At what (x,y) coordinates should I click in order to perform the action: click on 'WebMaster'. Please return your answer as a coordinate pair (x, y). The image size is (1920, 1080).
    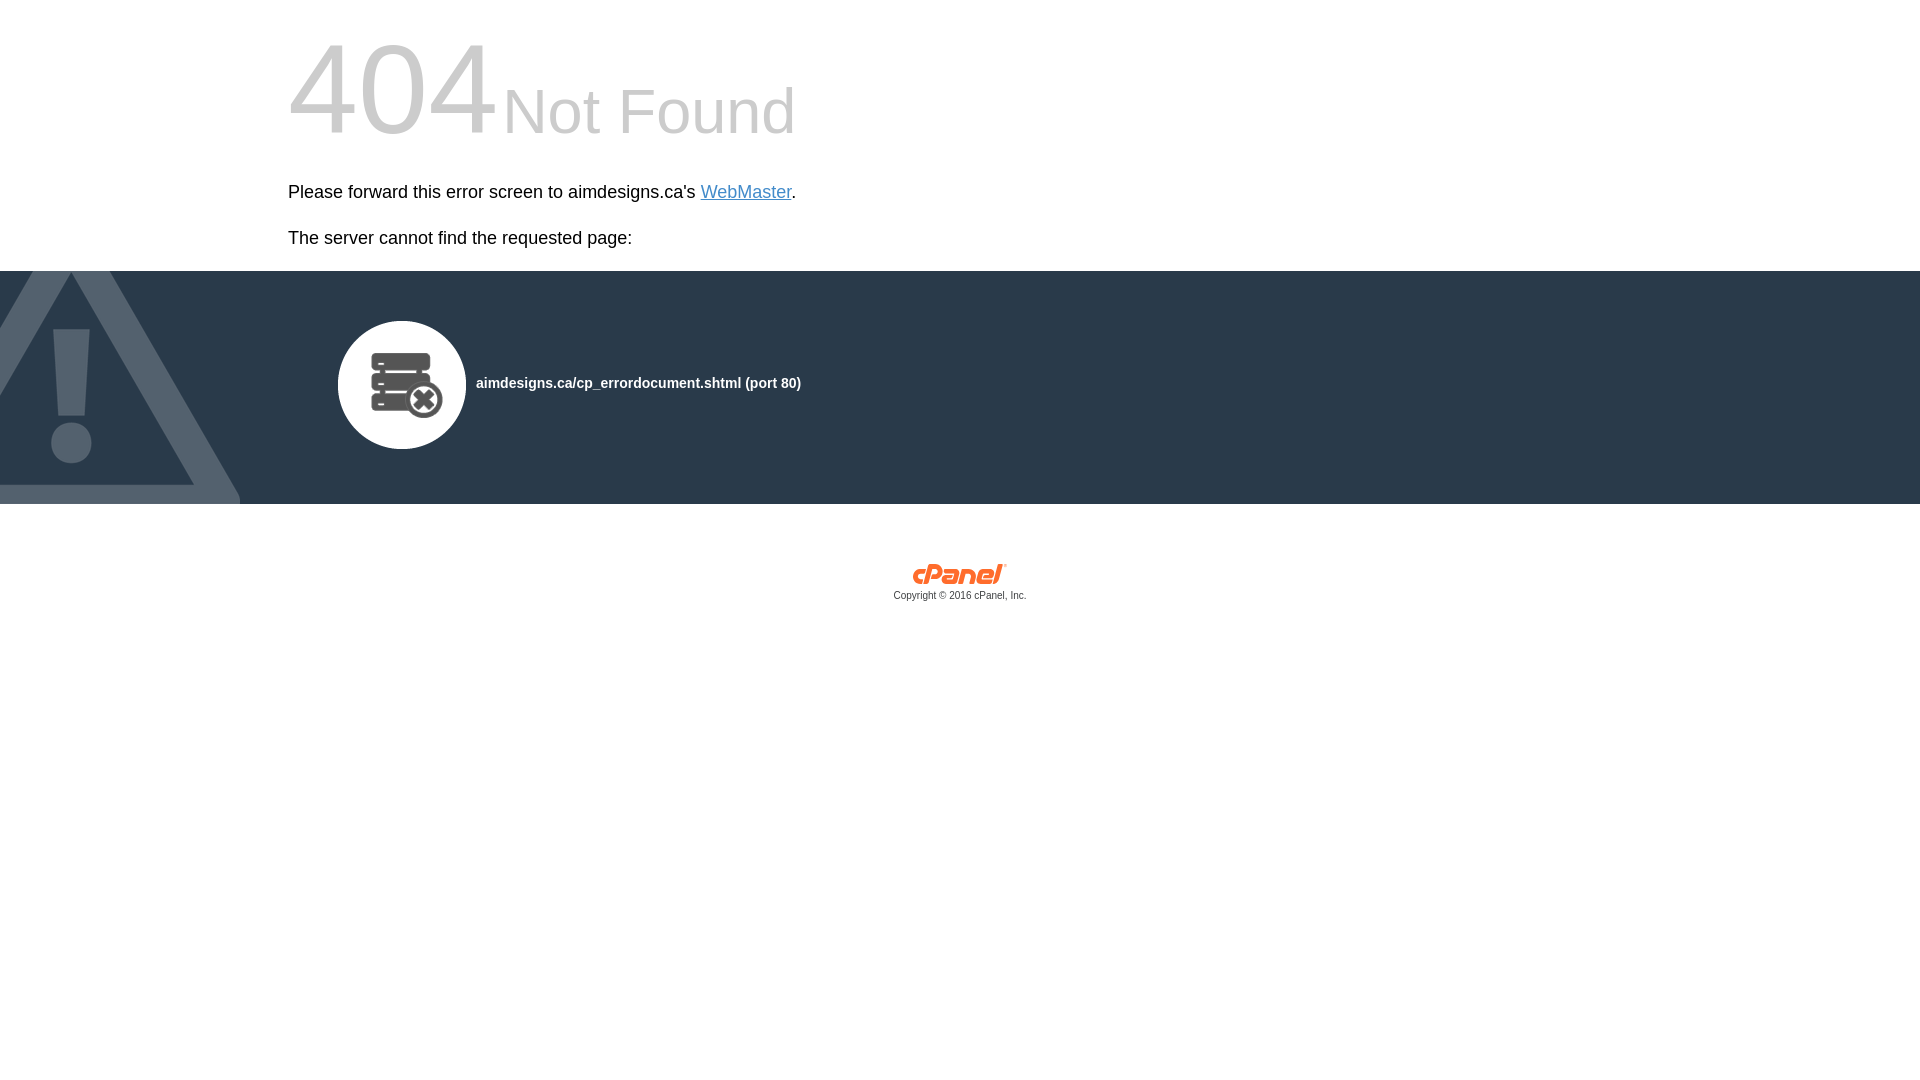
    Looking at the image, I should click on (700, 192).